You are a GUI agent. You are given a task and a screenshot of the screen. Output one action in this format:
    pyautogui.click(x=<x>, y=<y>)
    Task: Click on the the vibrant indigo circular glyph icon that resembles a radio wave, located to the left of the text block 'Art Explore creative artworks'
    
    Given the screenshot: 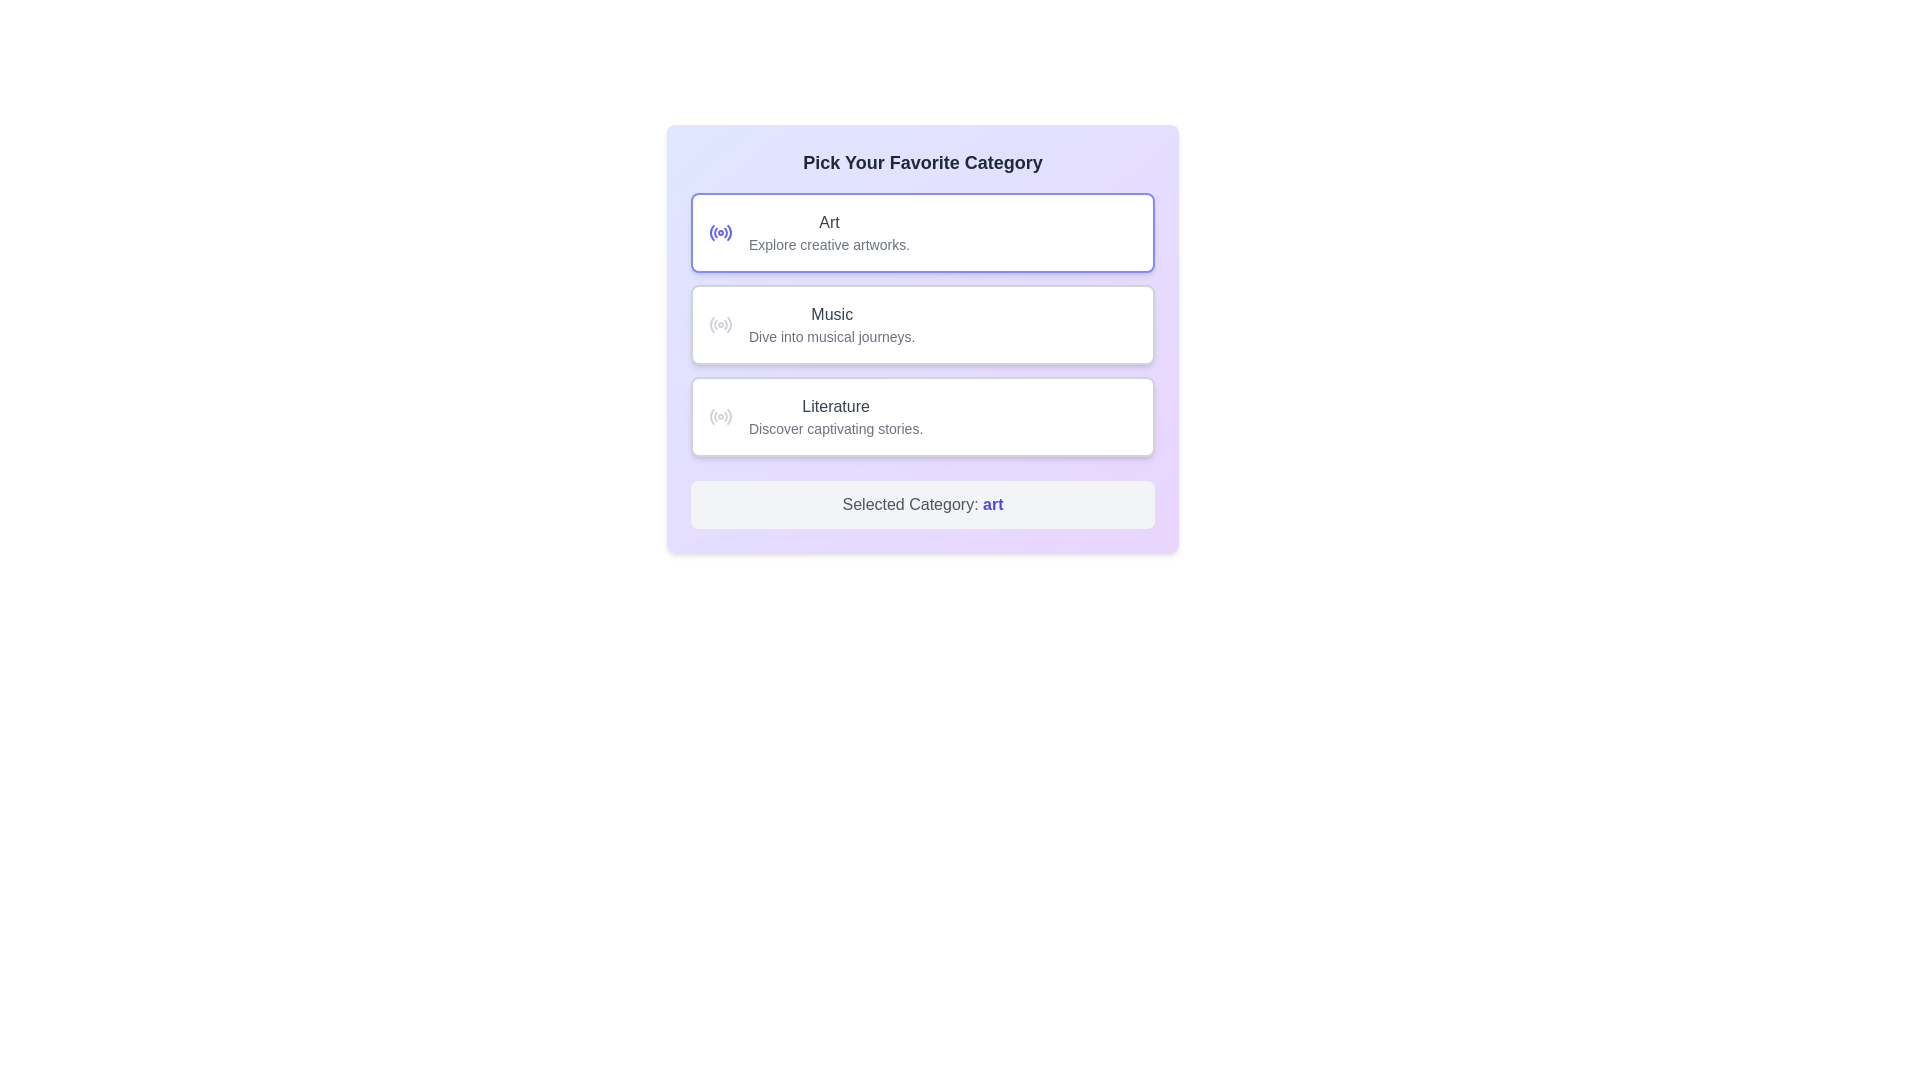 What is the action you would take?
    pyautogui.click(x=720, y=231)
    